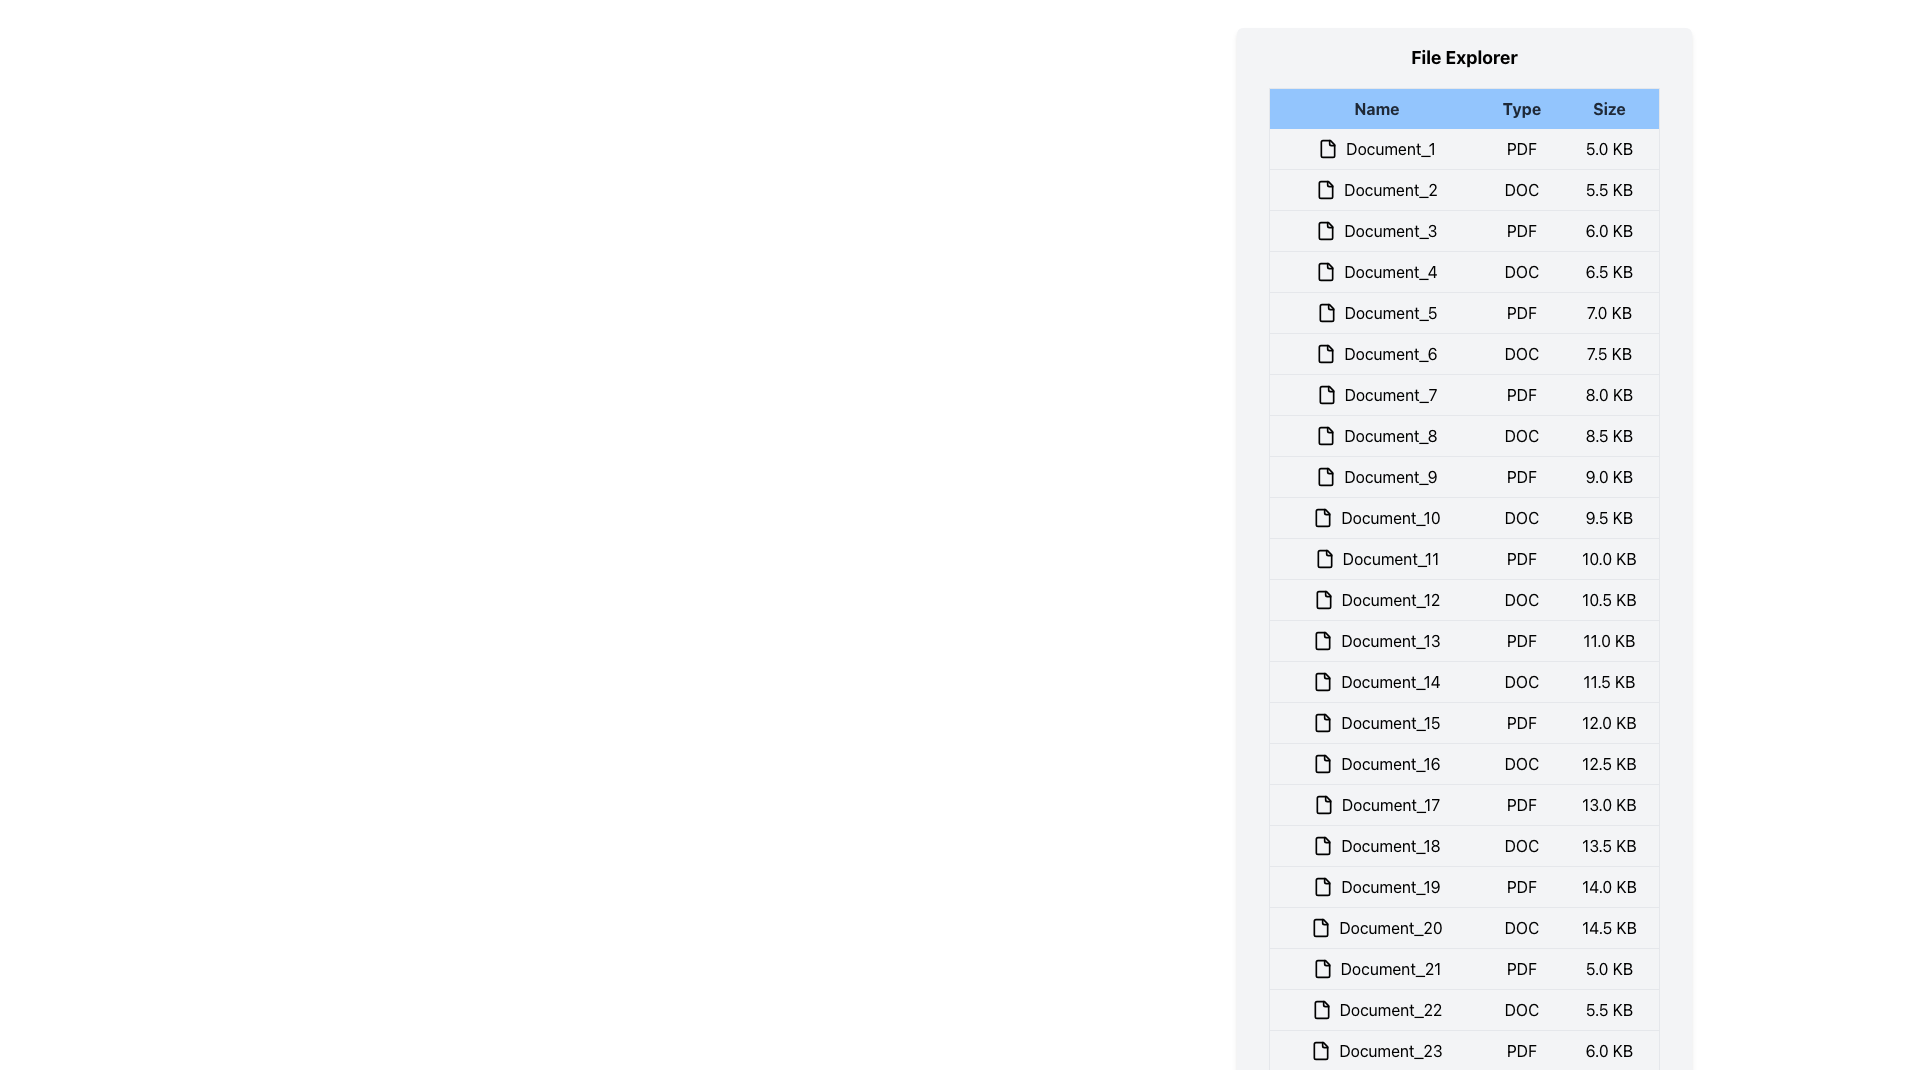  I want to click on the Text Label with Icon displaying 'Document_22' which is positioned to the left of the sibling text elements 'DOC' and '5.5 KB', so click(1376, 1010).